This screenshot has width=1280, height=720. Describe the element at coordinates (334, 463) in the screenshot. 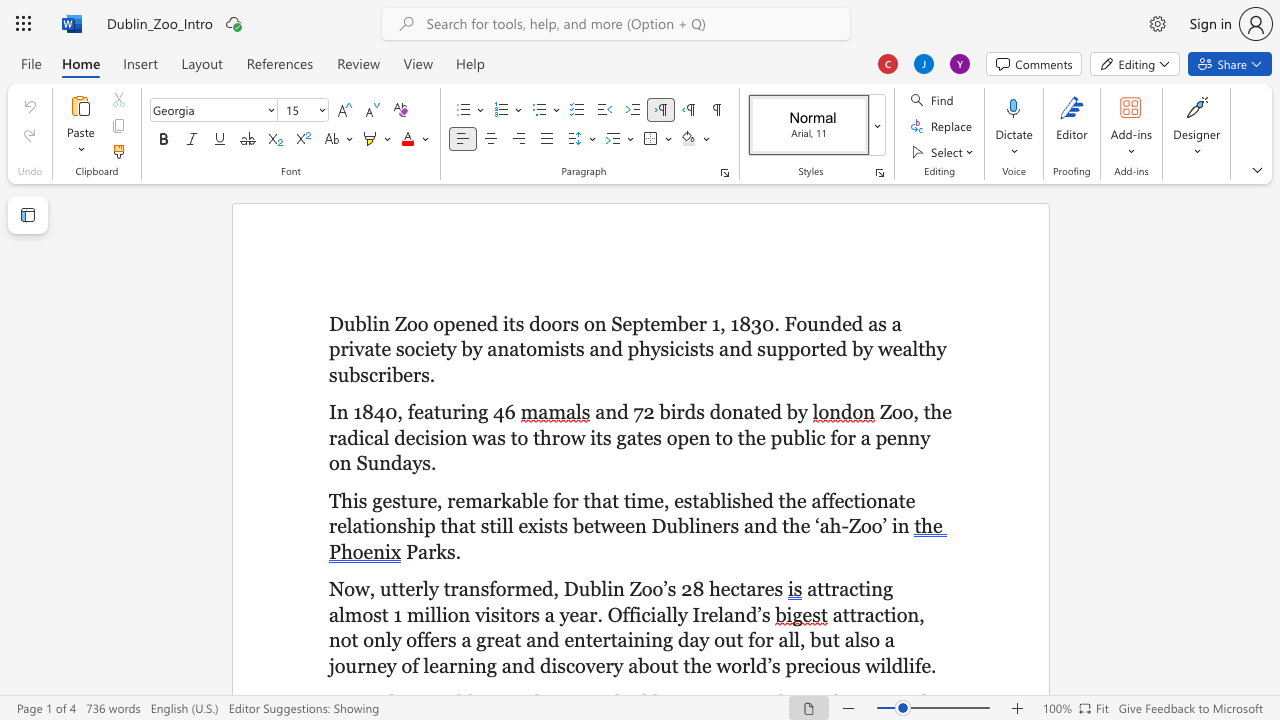

I see `the 9th character "o" in the text` at that location.